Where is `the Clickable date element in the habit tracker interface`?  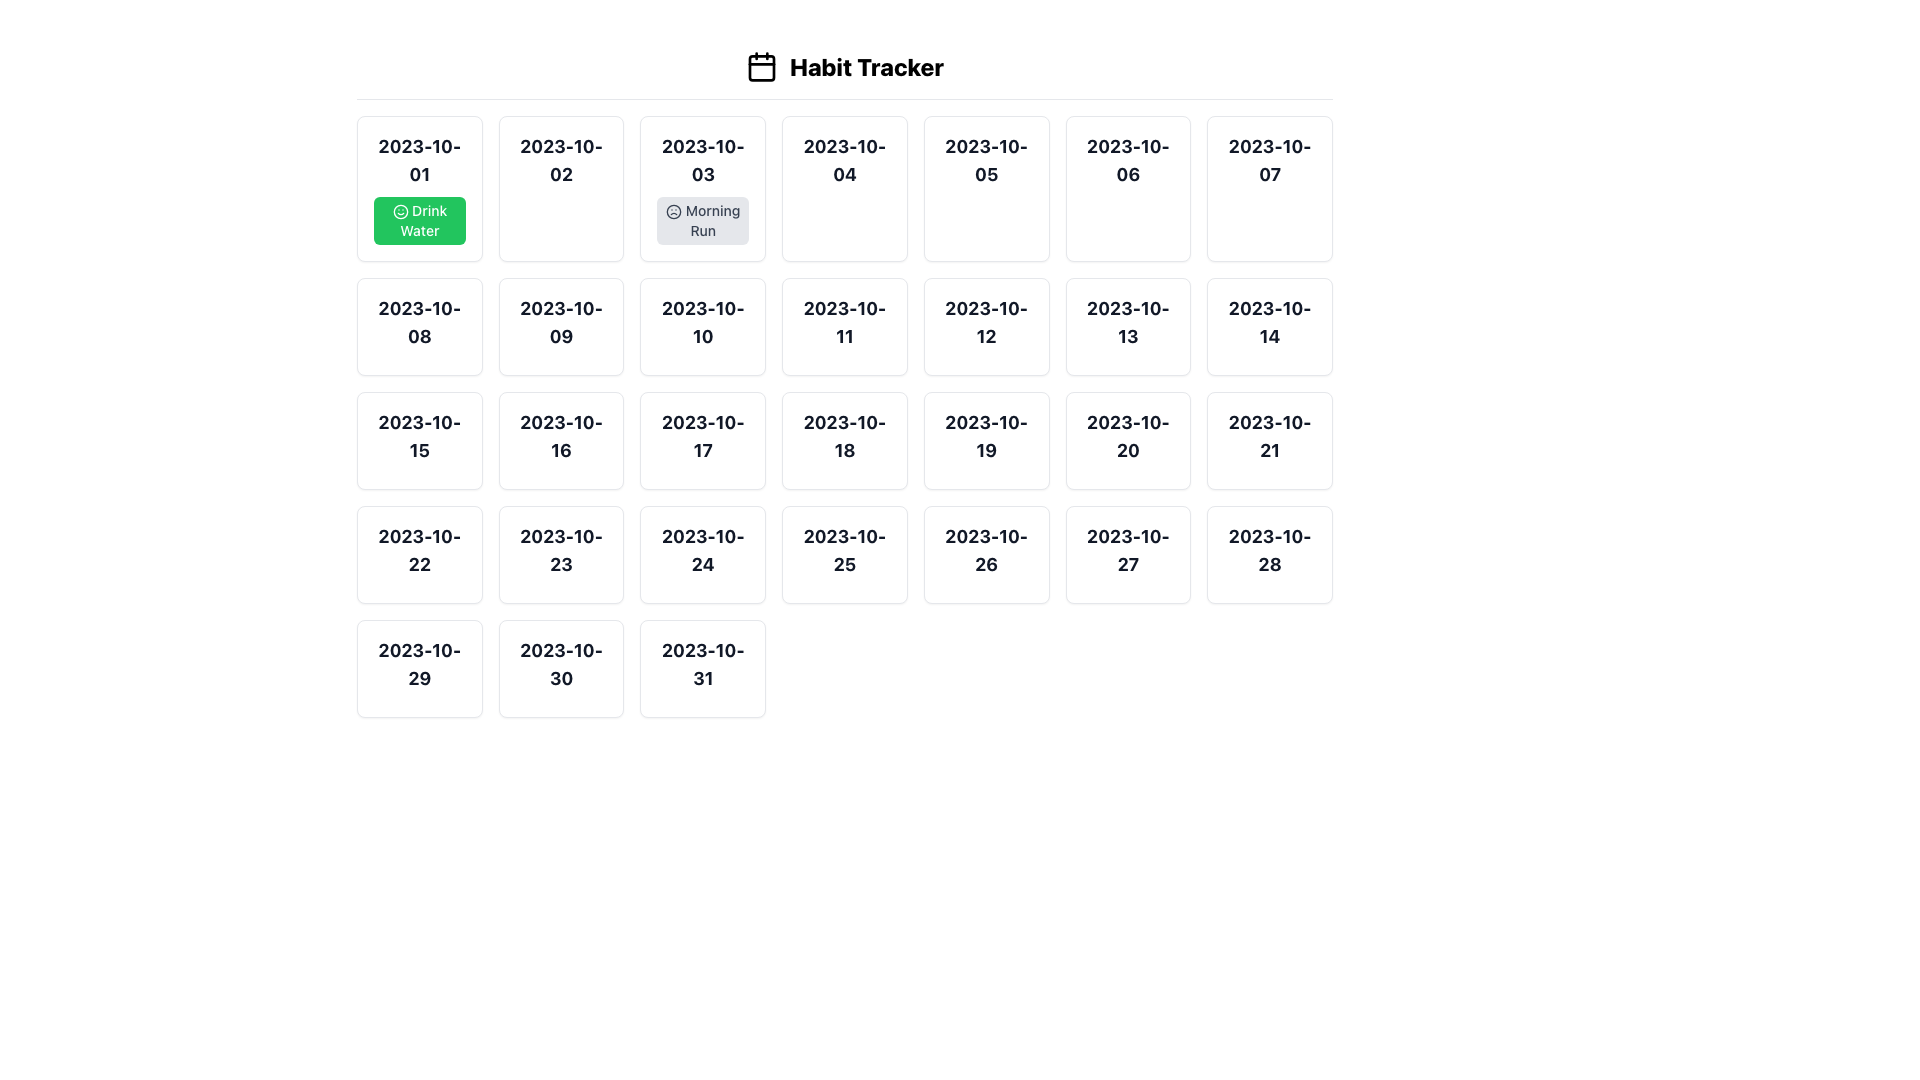
the Clickable date element in the habit tracker interface is located at coordinates (844, 439).